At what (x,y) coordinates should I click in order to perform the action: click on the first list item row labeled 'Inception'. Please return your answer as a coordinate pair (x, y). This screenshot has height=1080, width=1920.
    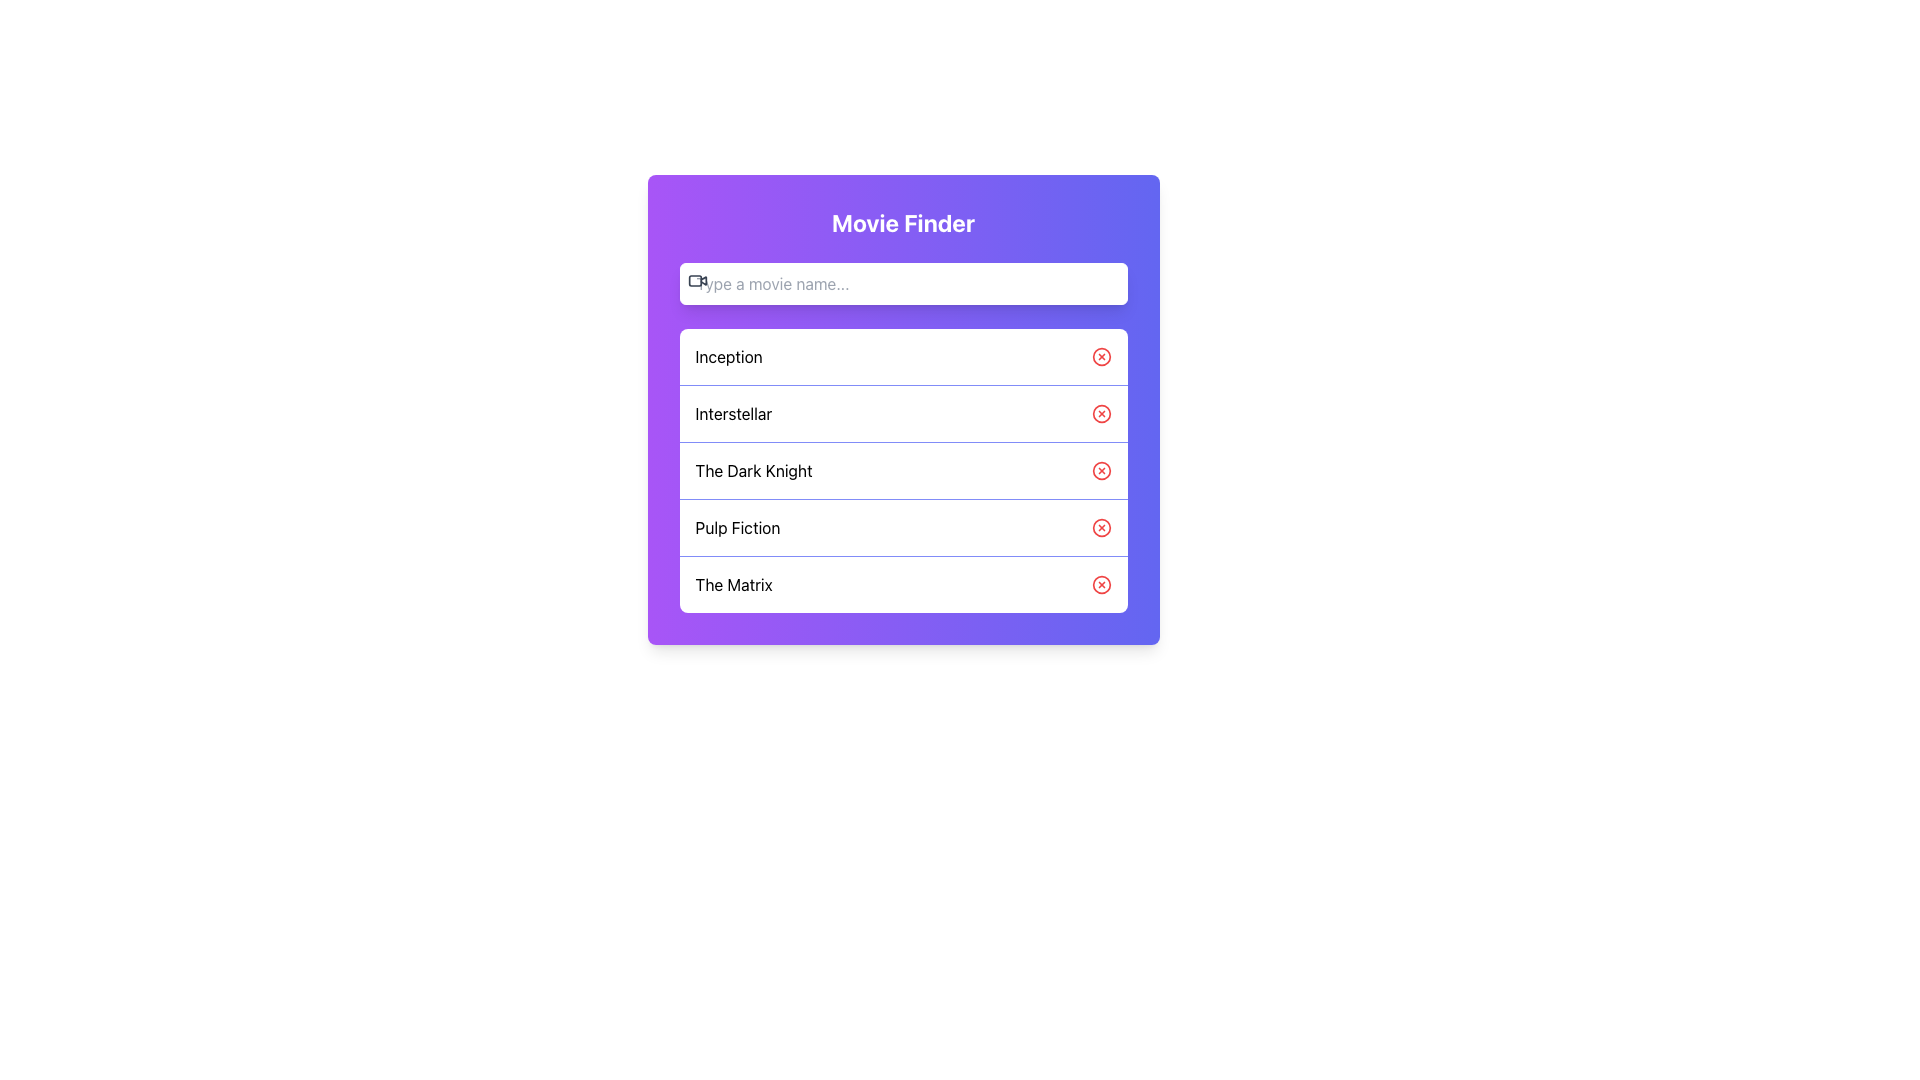
    Looking at the image, I should click on (902, 356).